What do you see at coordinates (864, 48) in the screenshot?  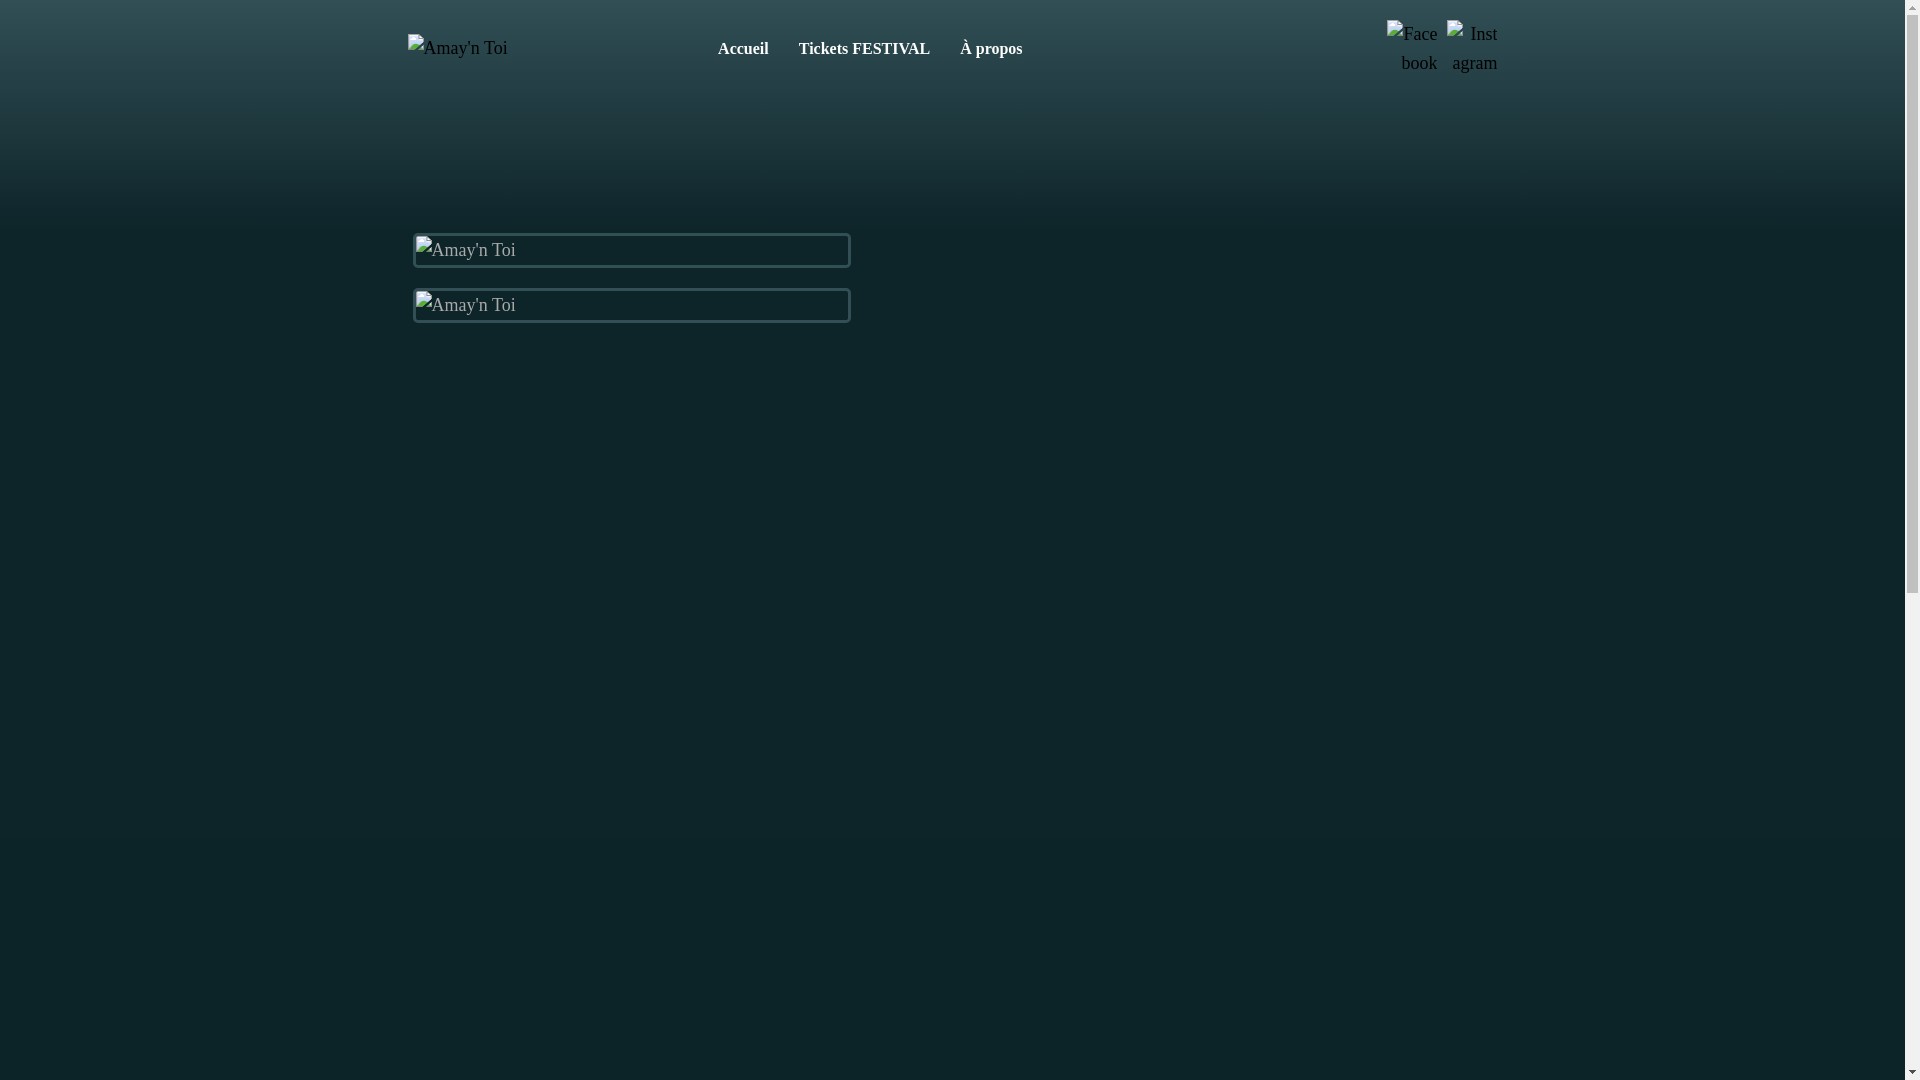 I see `'Tickets FESTIVAL'` at bounding box center [864, 48].